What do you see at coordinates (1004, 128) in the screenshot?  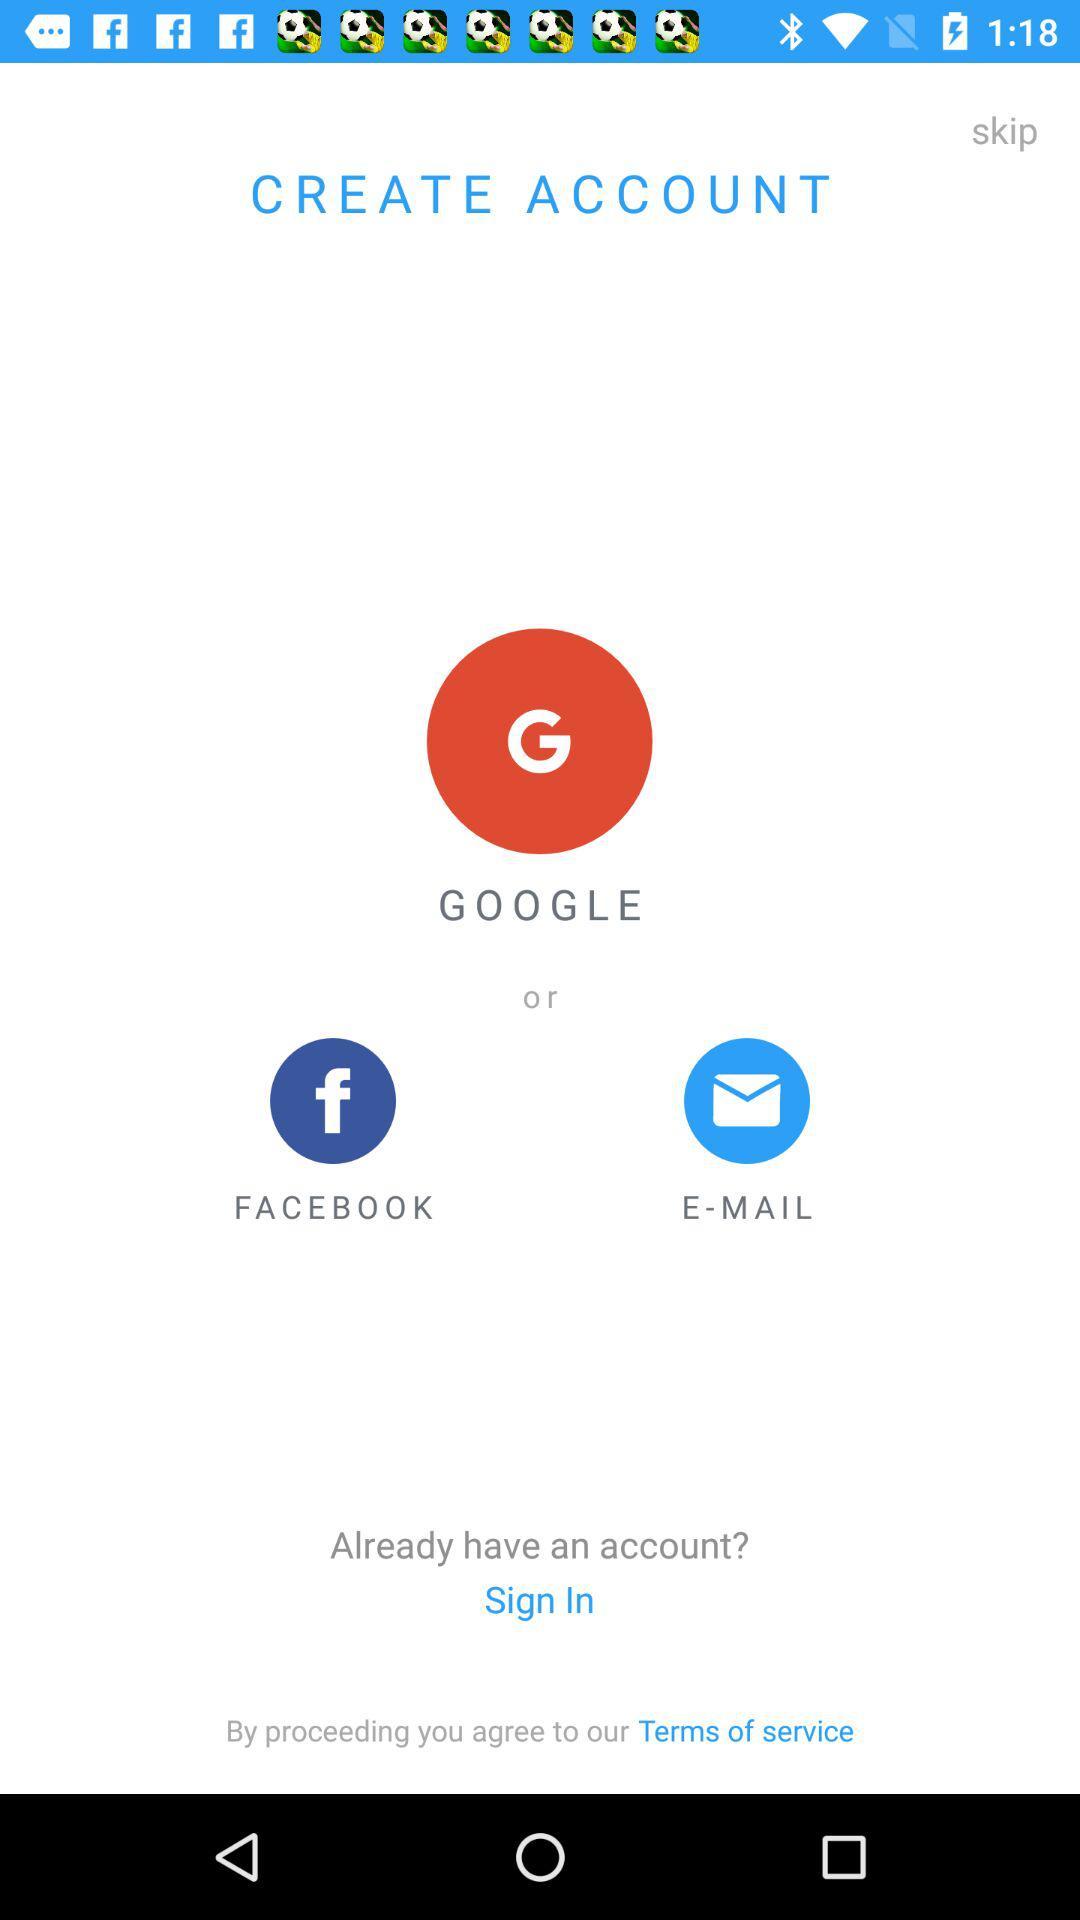 I see `the skip at the top right corner` at bounding box center [1004, 128].